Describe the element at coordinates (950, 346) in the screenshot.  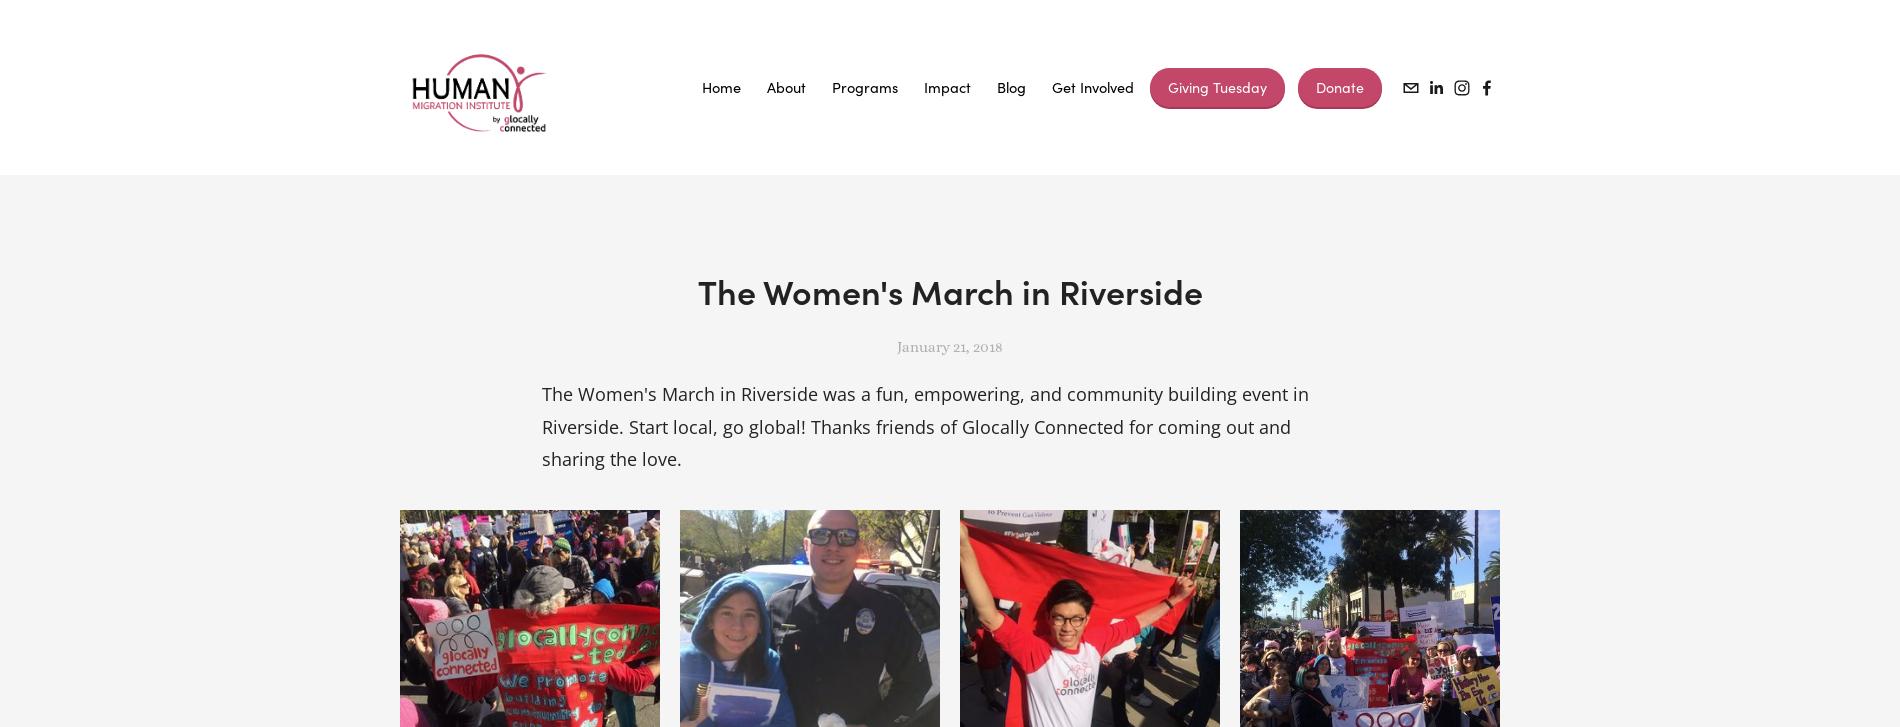
I see `'January 21, 2018'` at that location.